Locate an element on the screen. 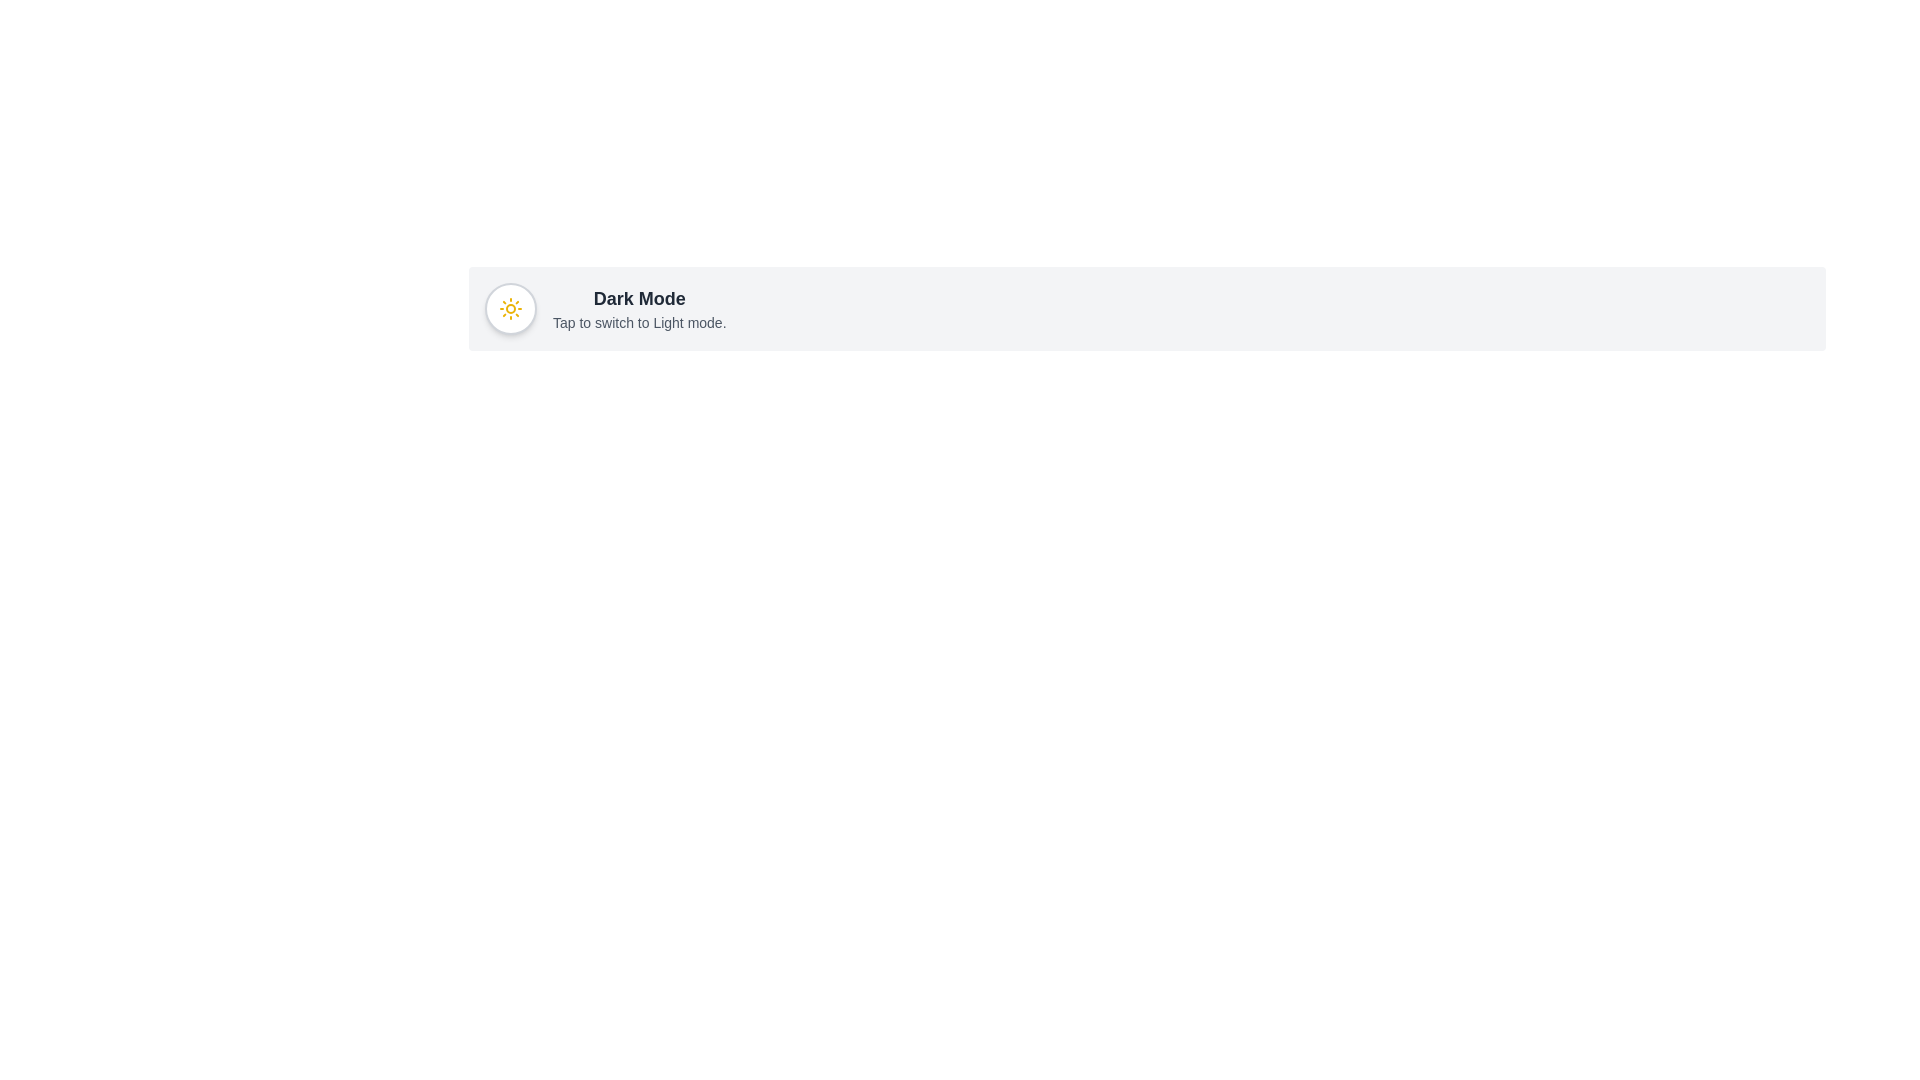 Image resolution: width=1920 pixels, height=1080 pixels. the circular button featuring a sun icon, which is yellow on a white background with a thin gray border is located at coordinates (510, 308).